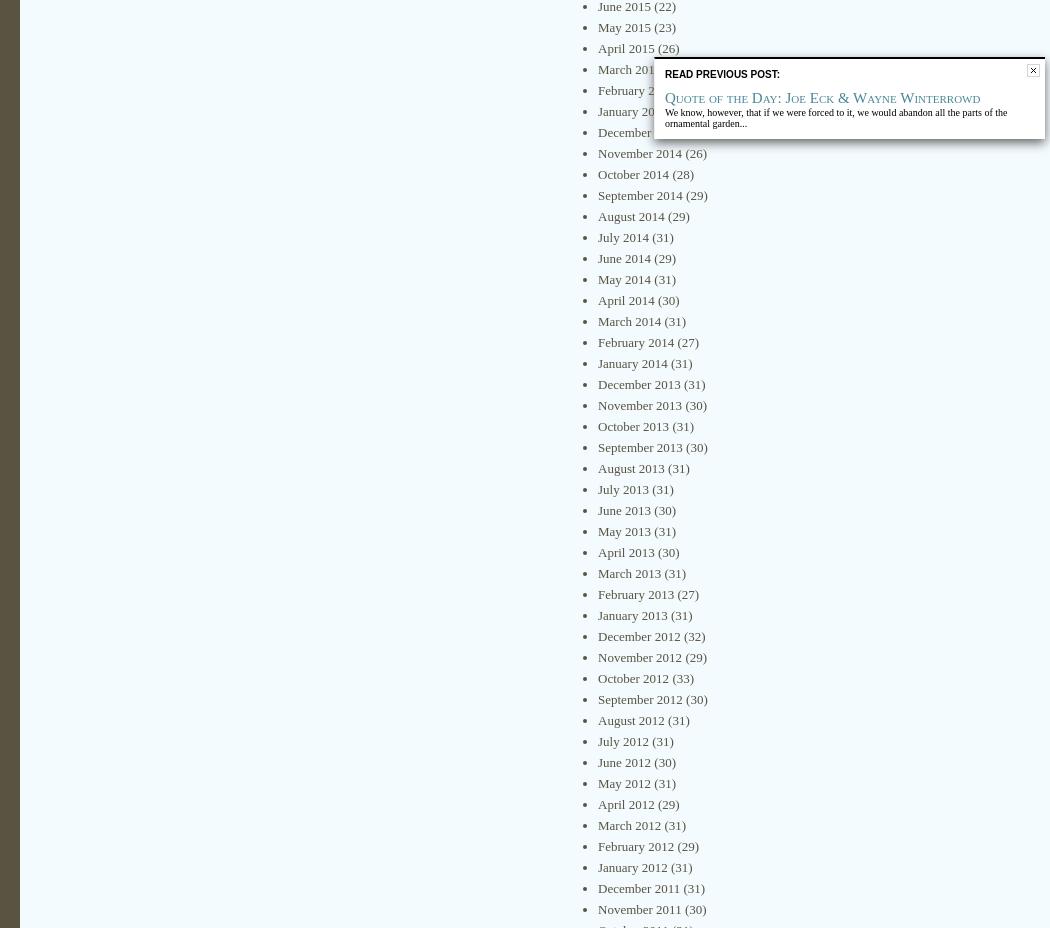  What do you see at coordinates (632, 867) in the screenshot?
I see `'January 2012'` at bounding box center [632, 867].